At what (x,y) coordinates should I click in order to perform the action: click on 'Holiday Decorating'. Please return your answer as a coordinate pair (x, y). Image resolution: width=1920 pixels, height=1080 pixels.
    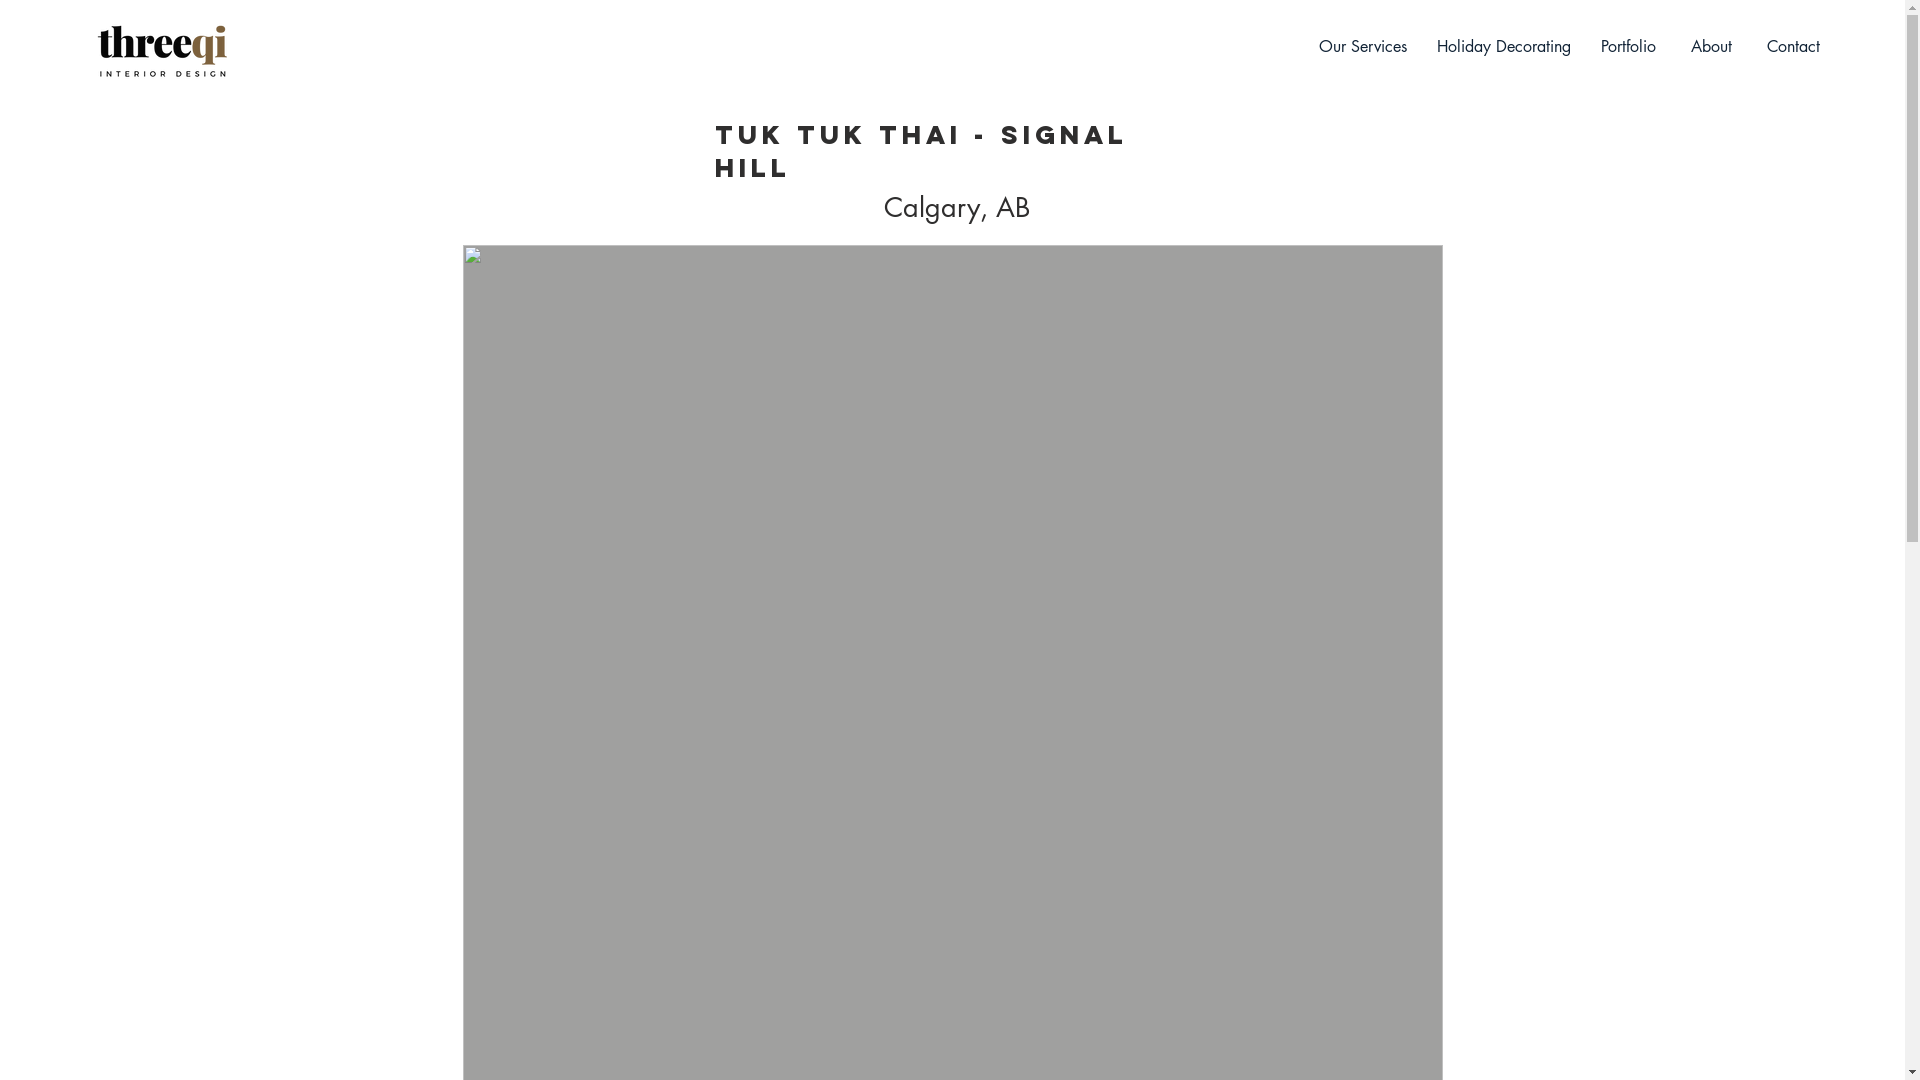
    Looking at the image, I should click on (1503, 45).